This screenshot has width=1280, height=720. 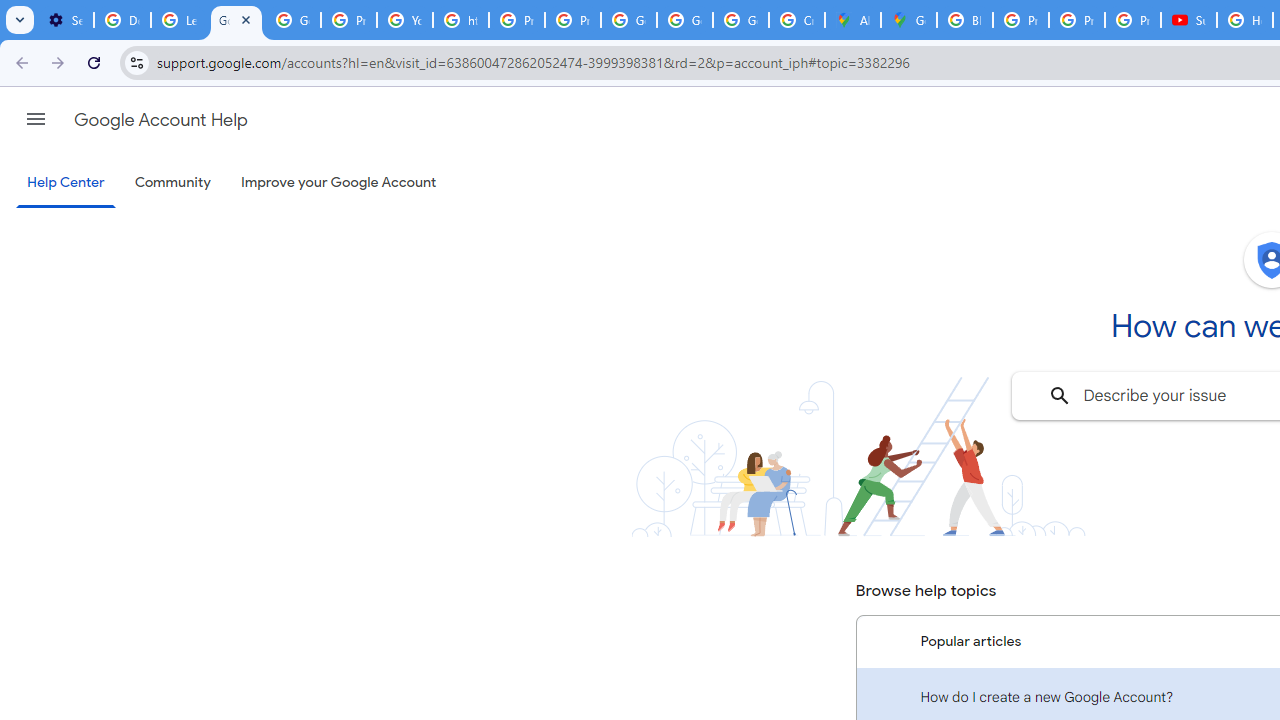 What do you see at coordinates (160, 119) in the screenshot?
I see `'Google Account Help'` at bounding box center [160, 119].